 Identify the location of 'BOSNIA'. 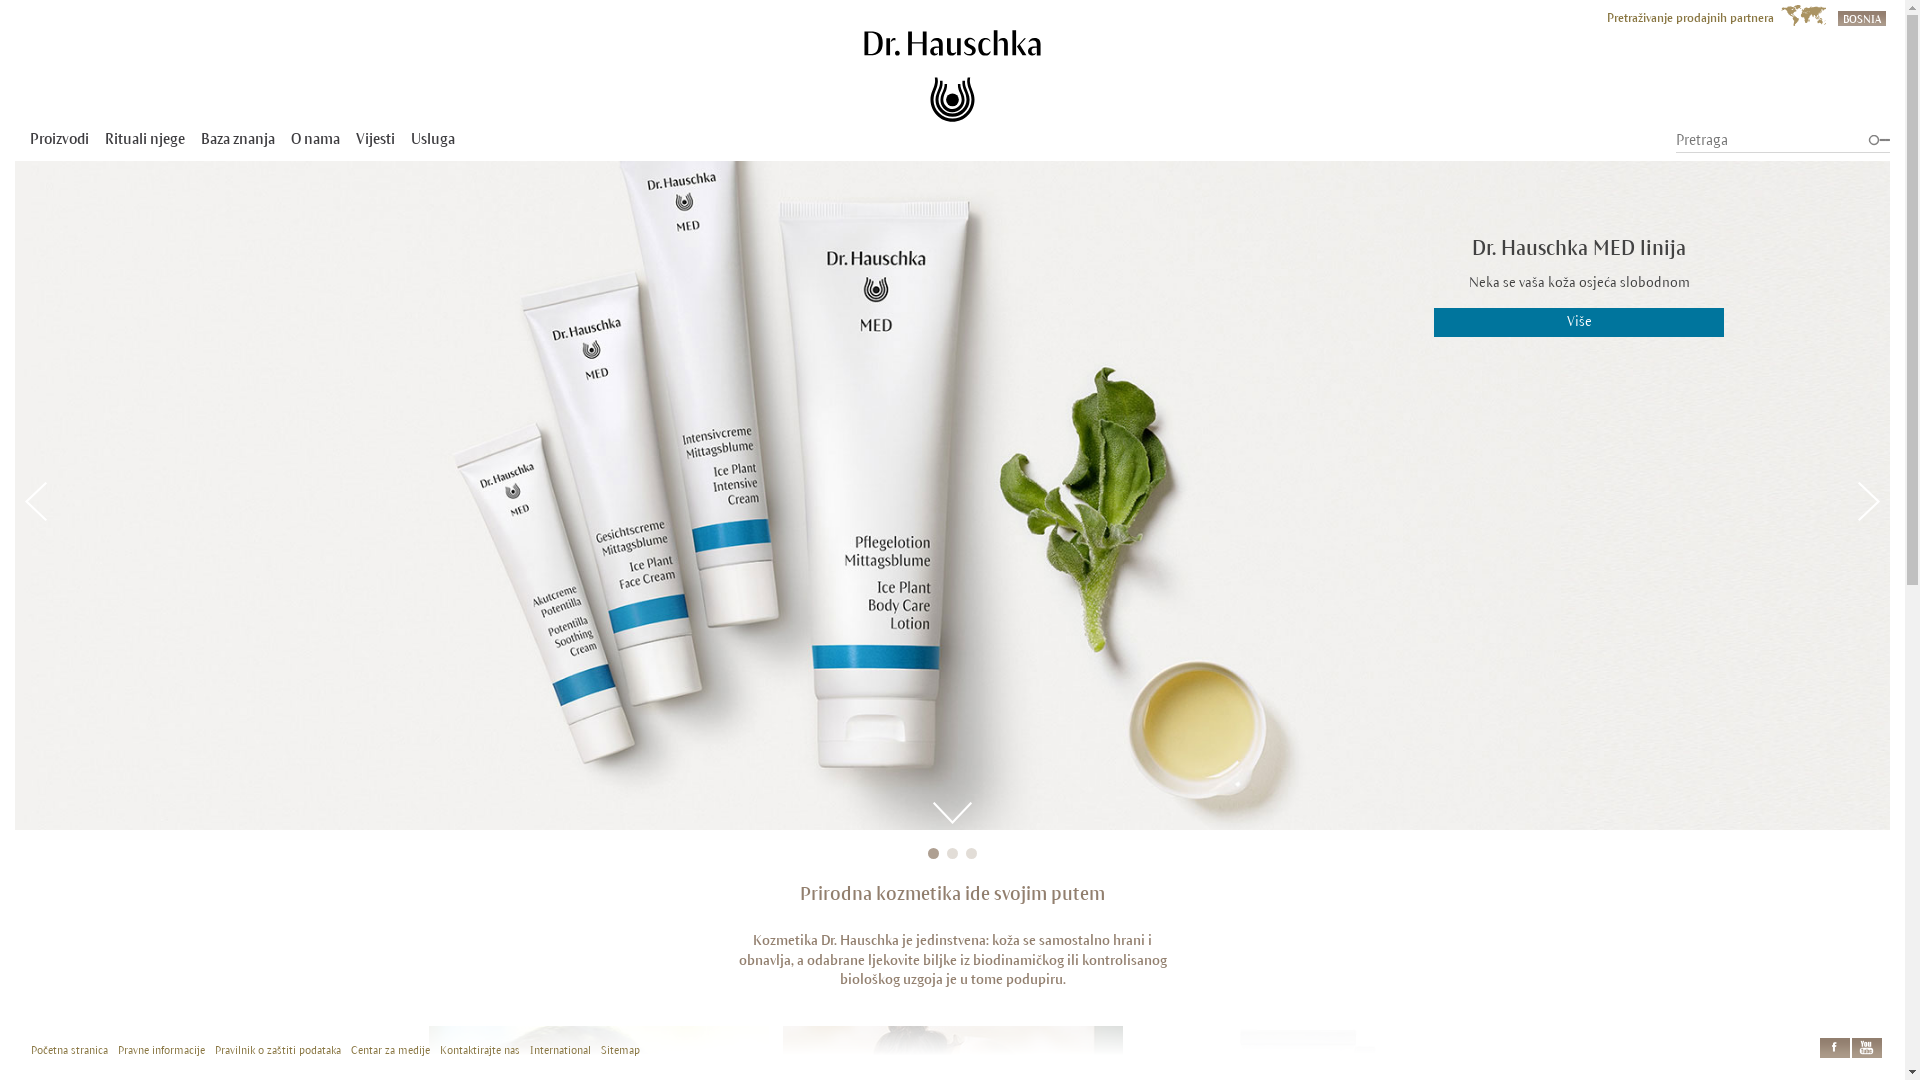
(1861, 16).